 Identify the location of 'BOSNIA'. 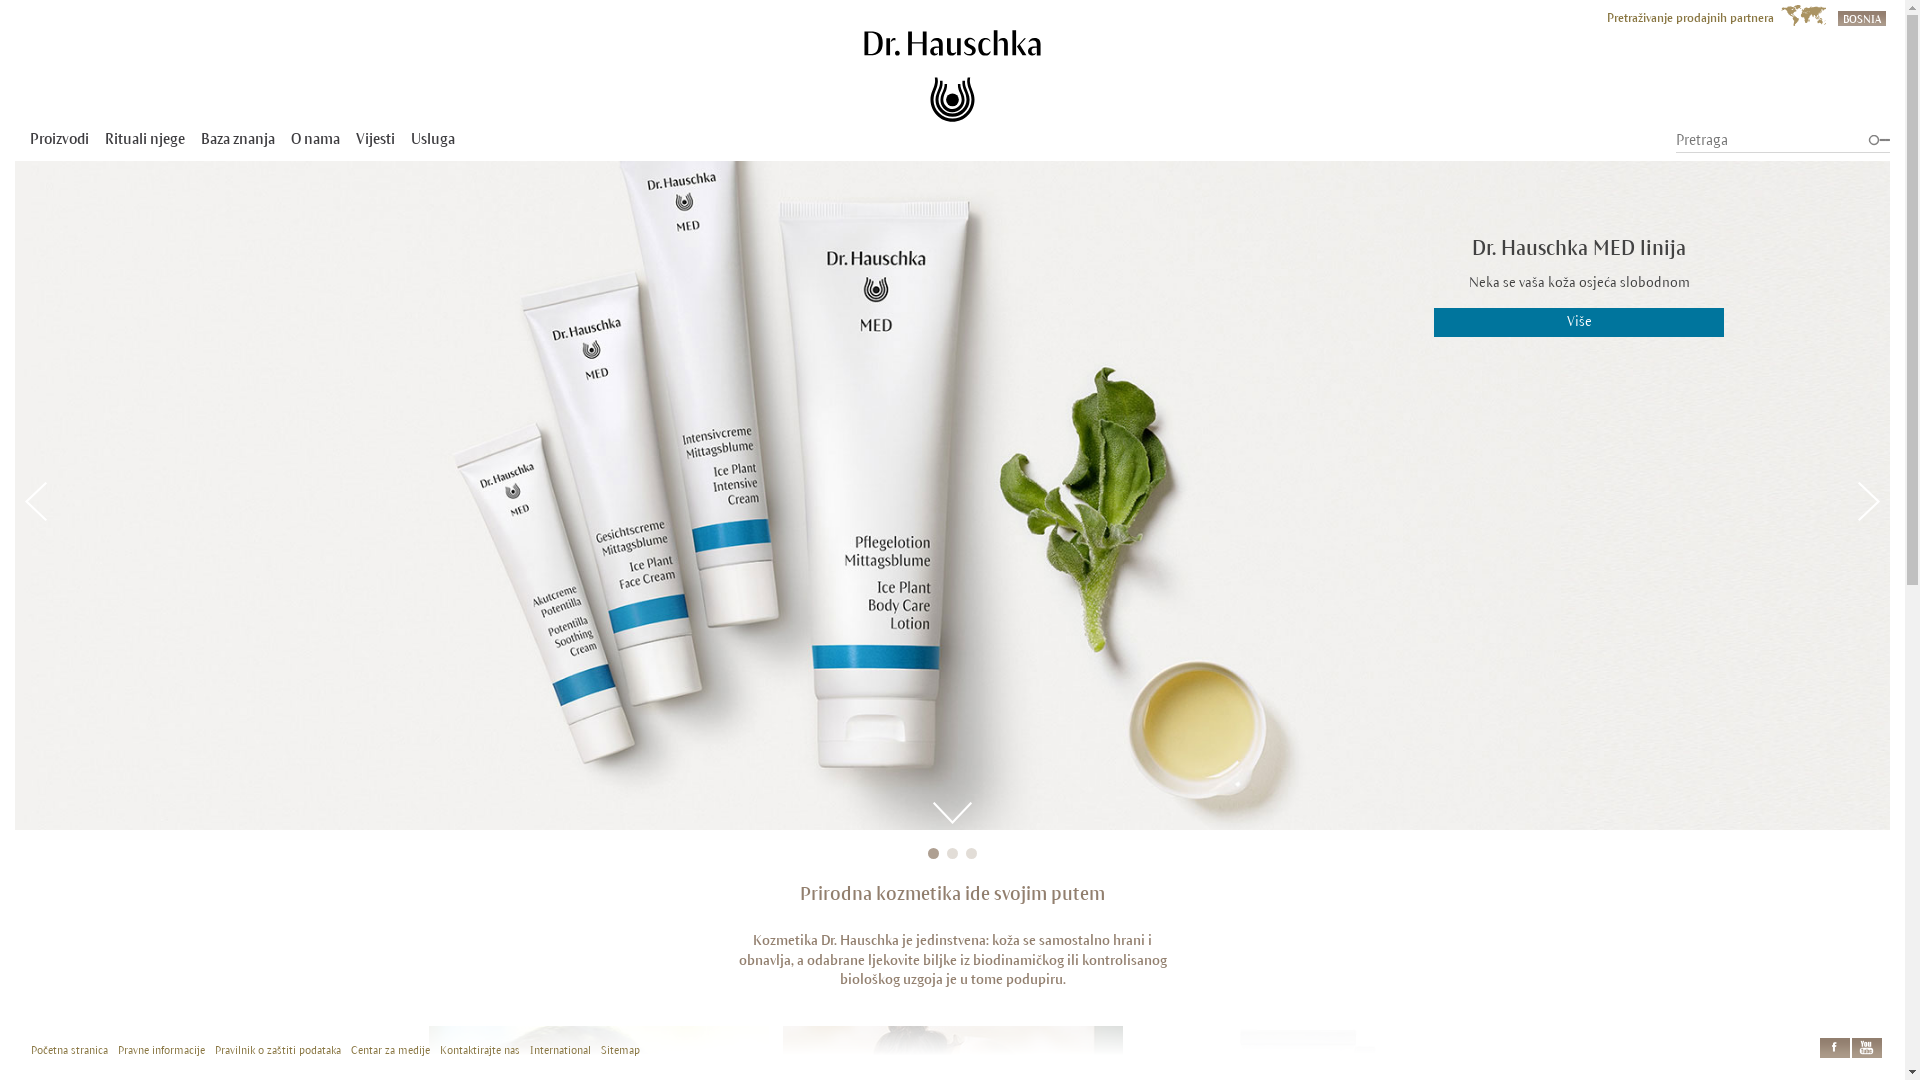
(1861, 16).